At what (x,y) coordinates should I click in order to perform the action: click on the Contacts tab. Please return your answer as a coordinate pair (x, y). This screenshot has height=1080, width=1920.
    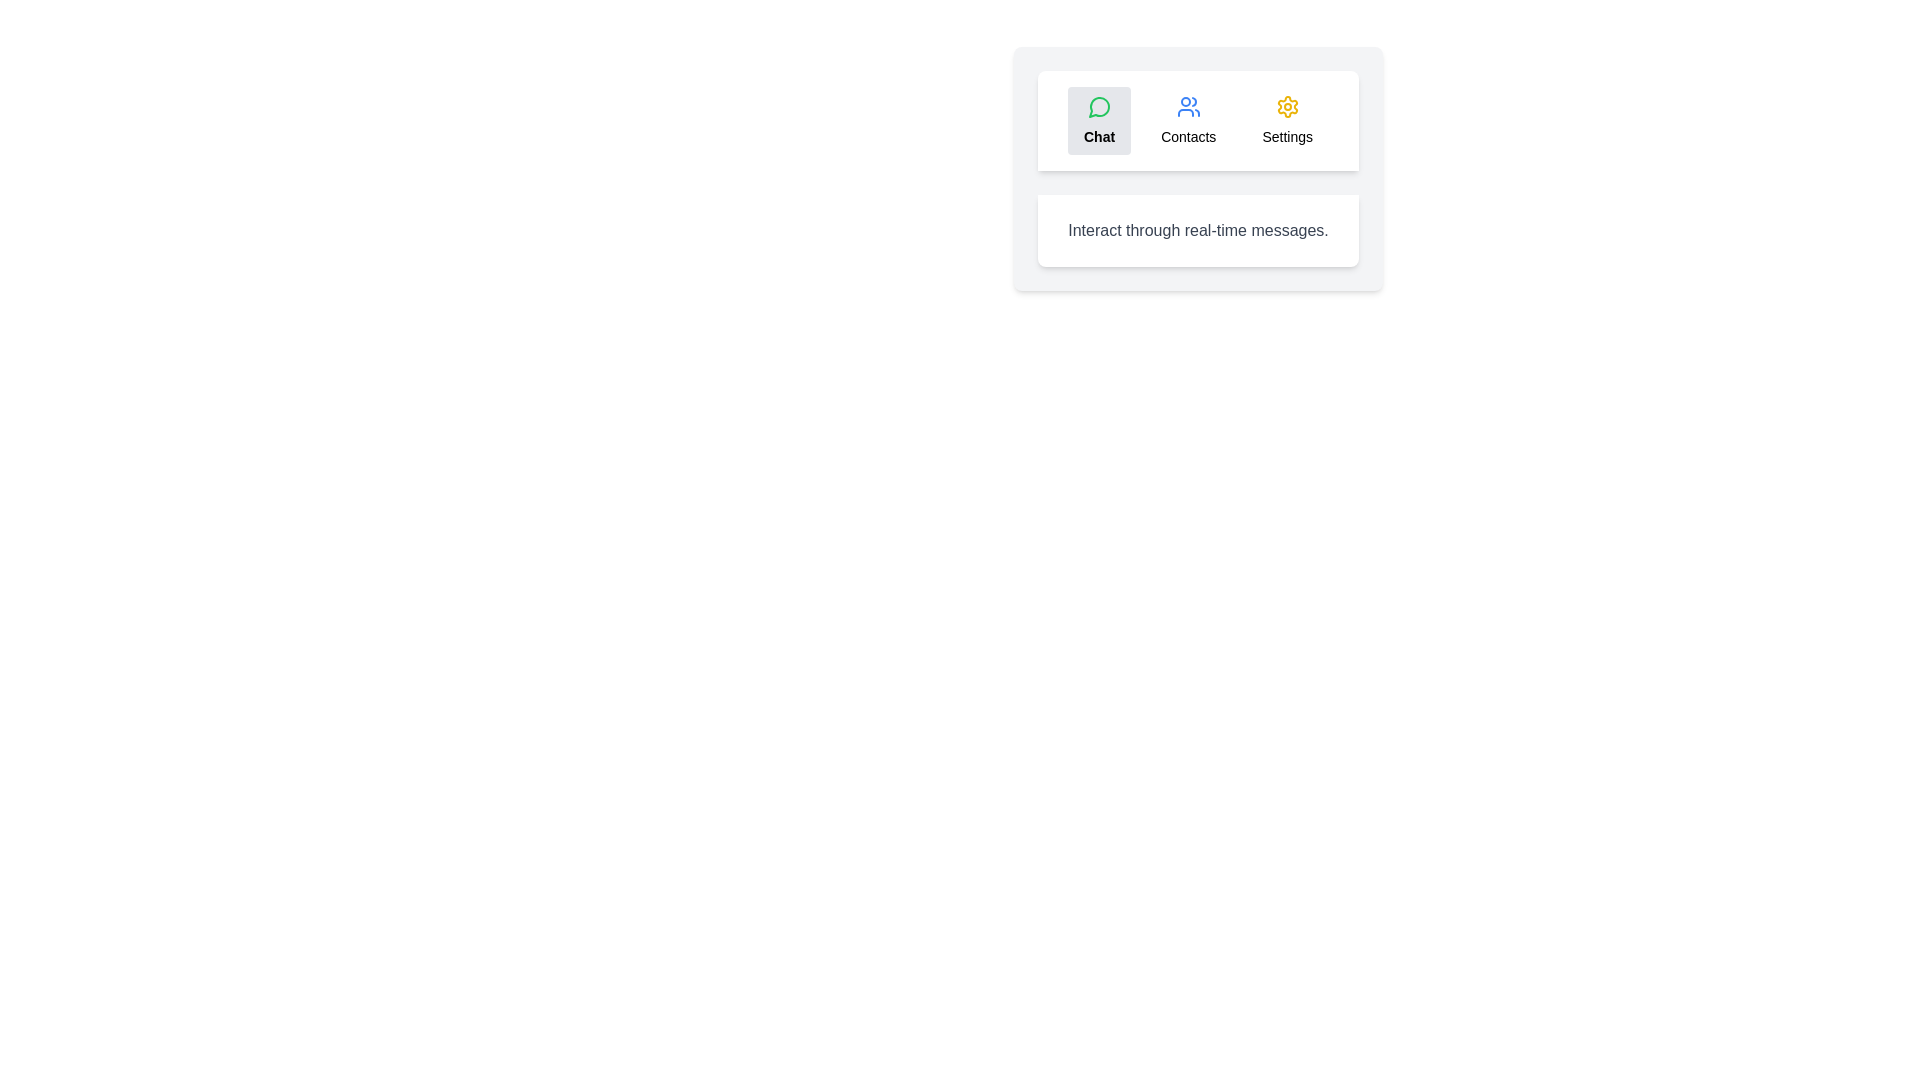
    Looking at the image, I should click on (1188, 120).